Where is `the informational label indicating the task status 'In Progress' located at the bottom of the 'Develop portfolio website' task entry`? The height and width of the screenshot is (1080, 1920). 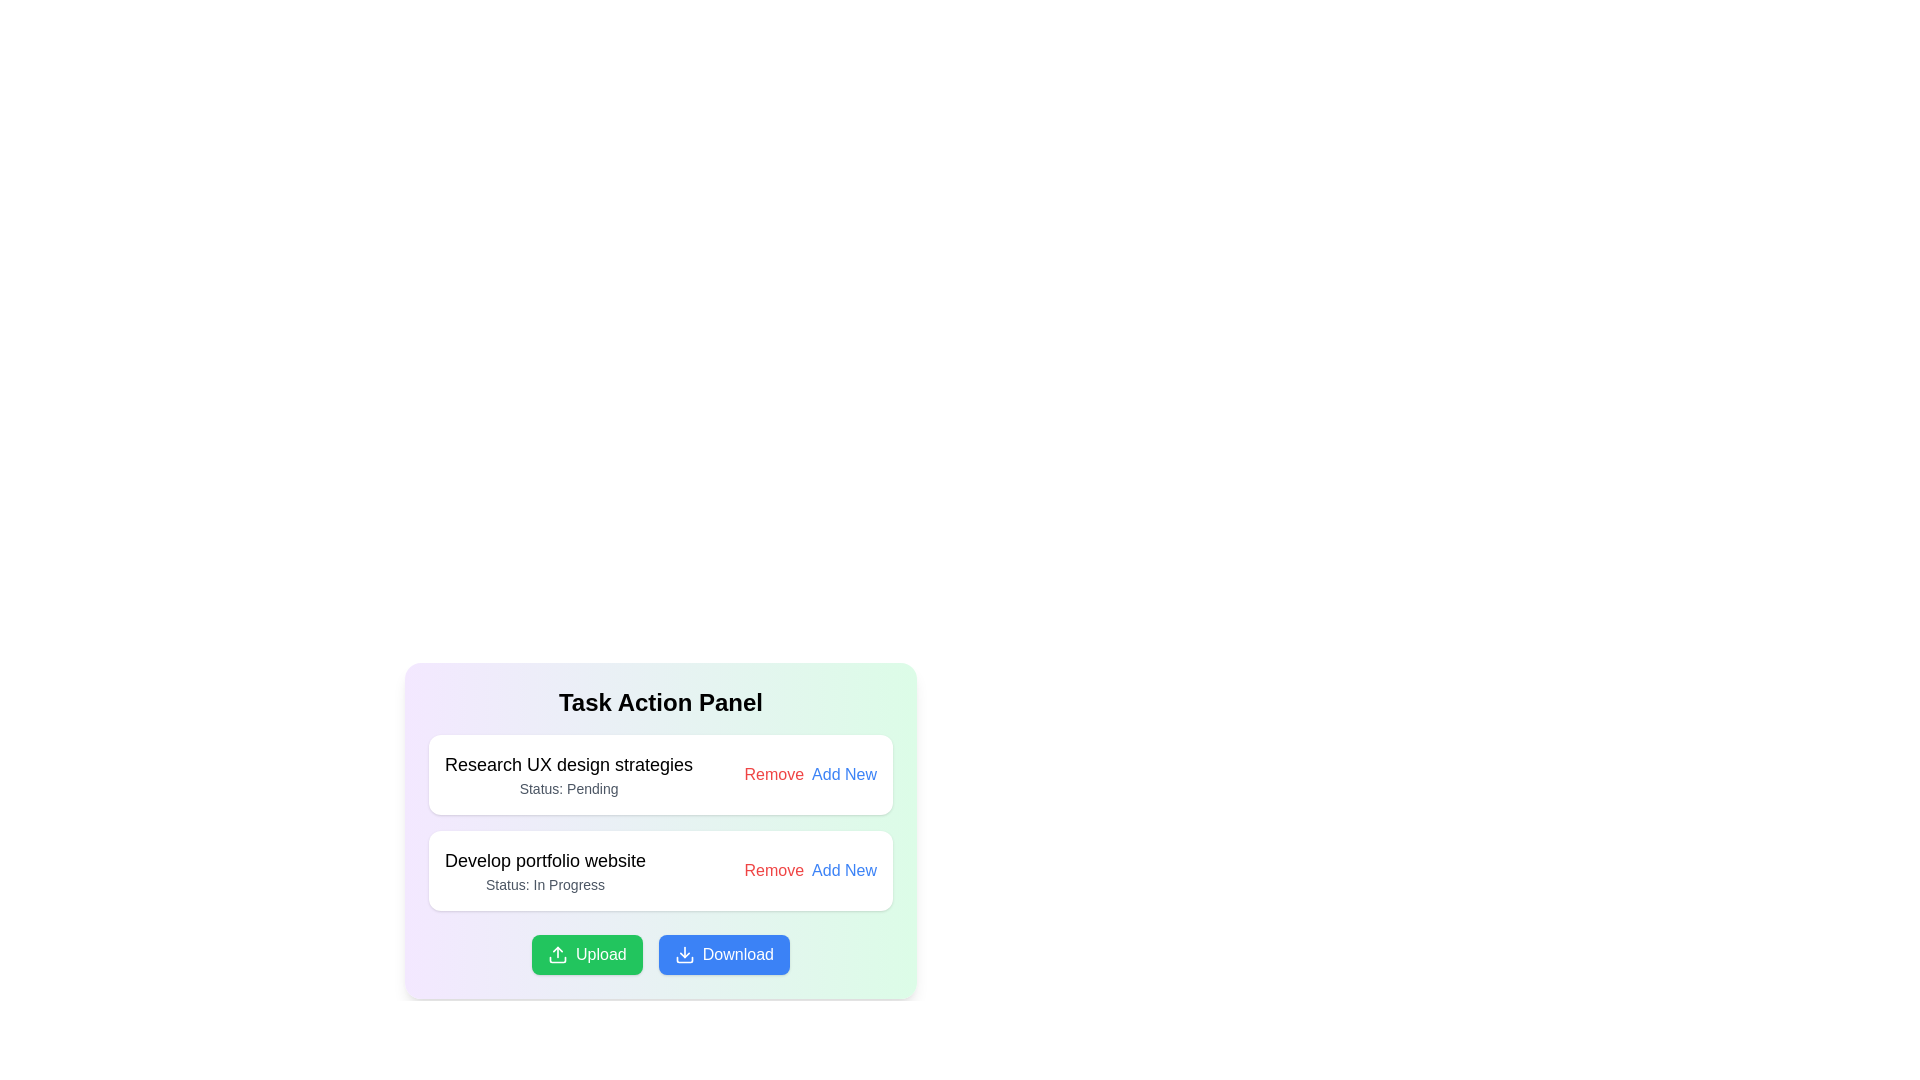 the informational label indicating the task status 'In Progress' located at the bottom of the 'Develop portfolio website' task entry is located at coordinates (545, 883).